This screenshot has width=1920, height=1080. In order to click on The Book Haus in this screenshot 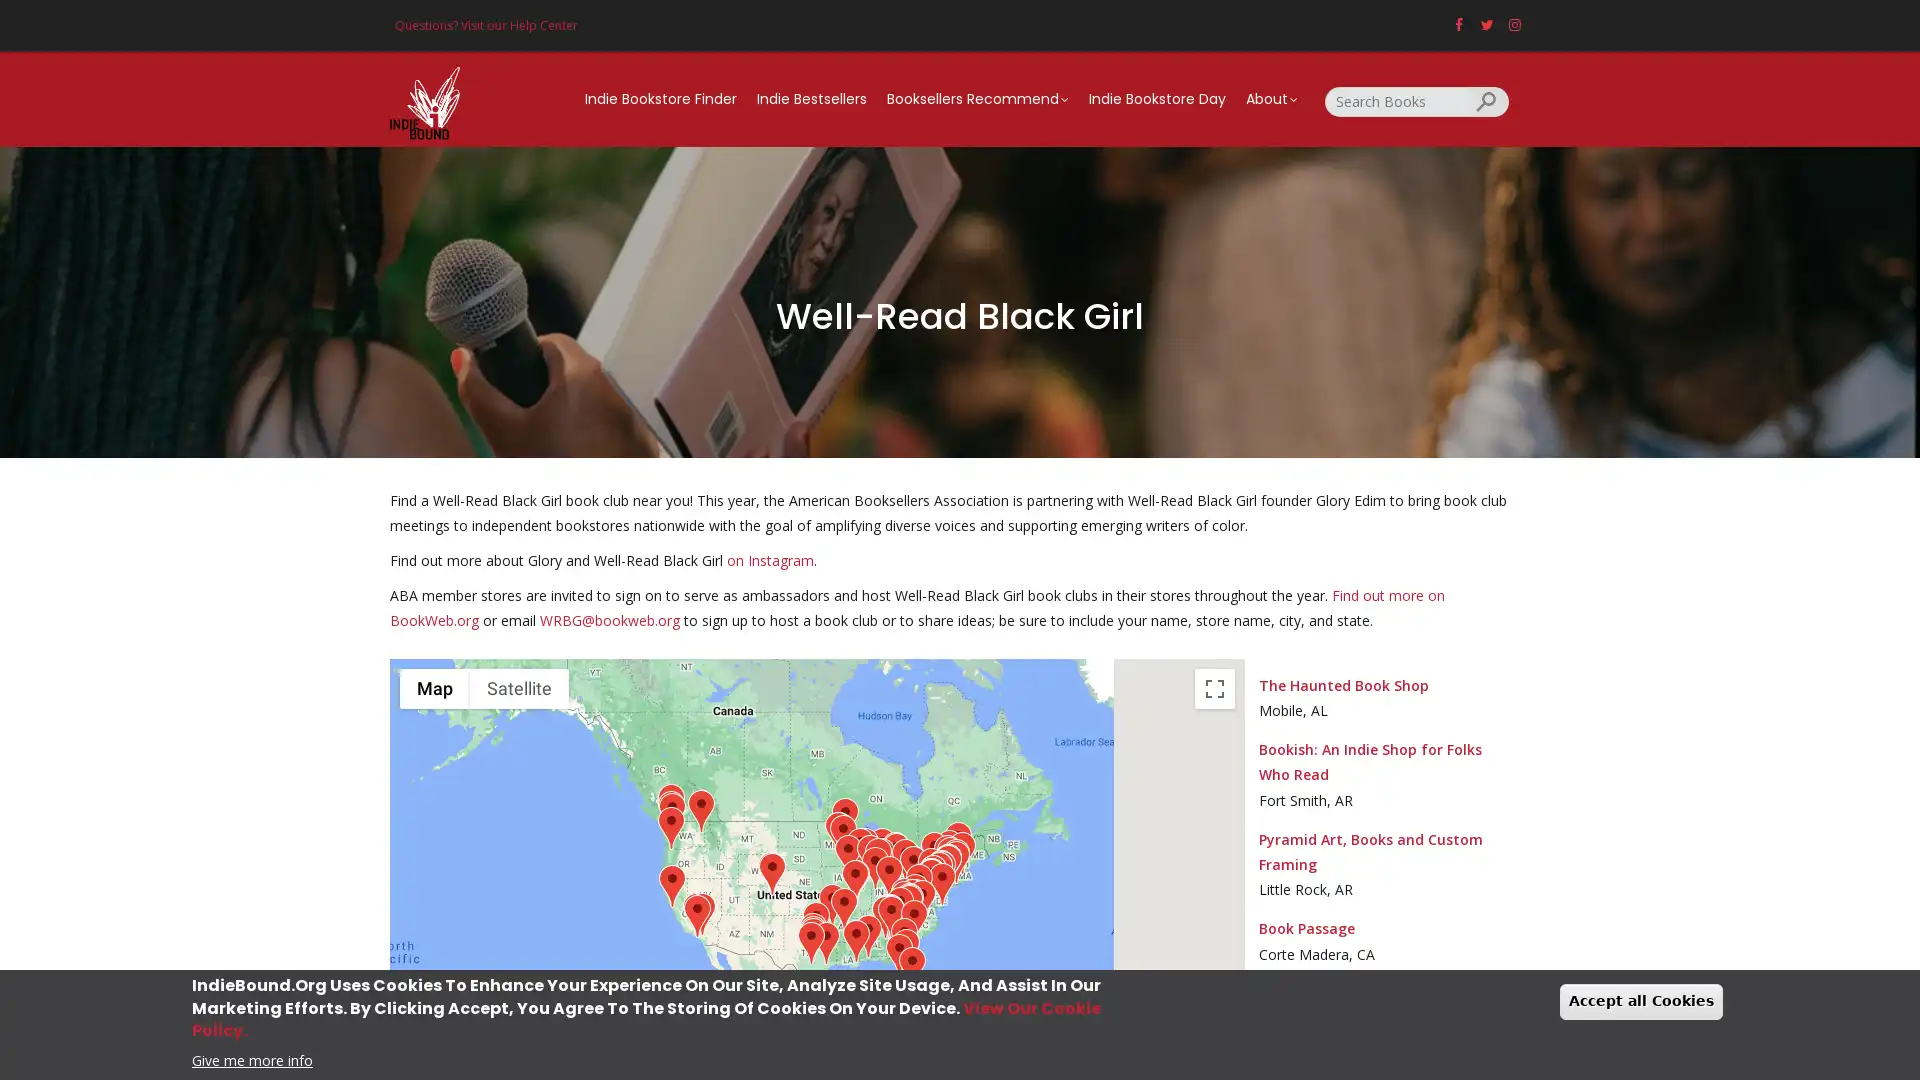, I will do `click(810, 942)`.